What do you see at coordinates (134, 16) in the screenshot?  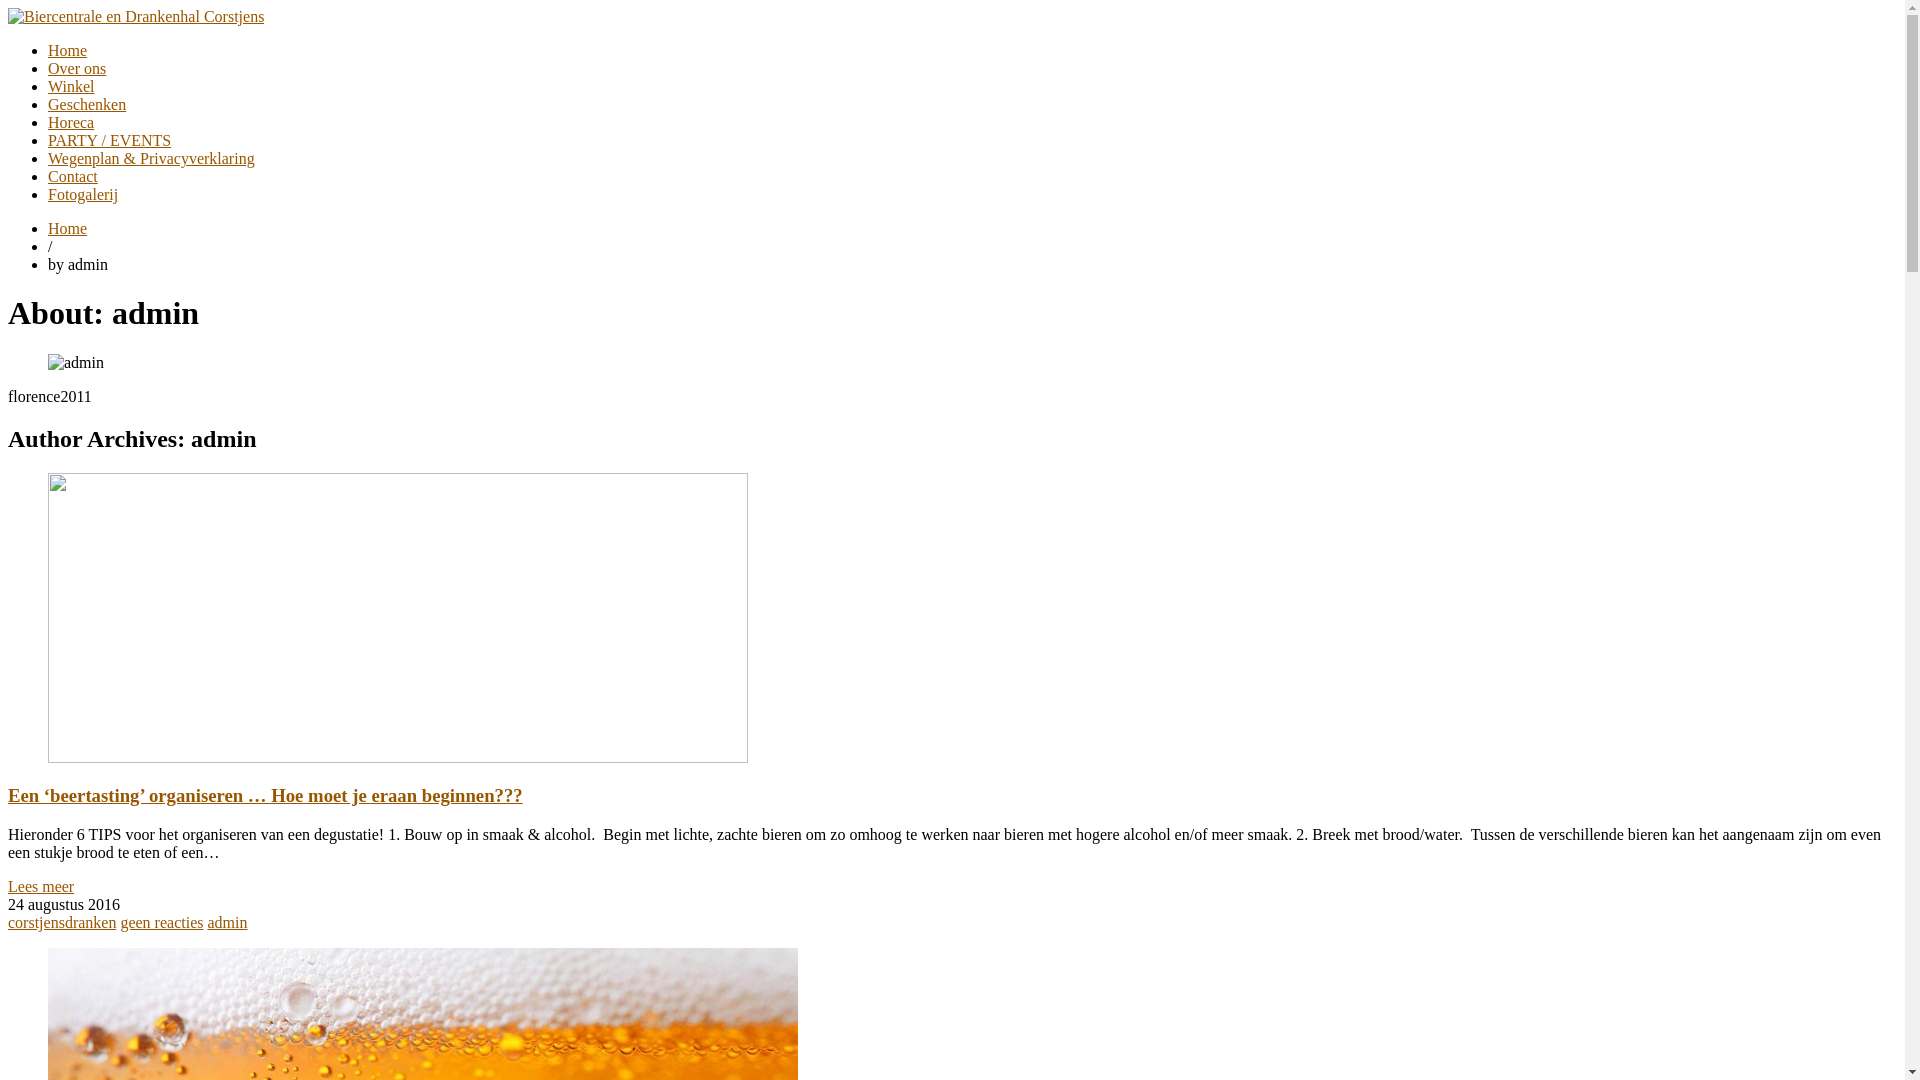 I see `'Biercentrale en Drankenhal Corstjens'` at bounding box center [134, 16].